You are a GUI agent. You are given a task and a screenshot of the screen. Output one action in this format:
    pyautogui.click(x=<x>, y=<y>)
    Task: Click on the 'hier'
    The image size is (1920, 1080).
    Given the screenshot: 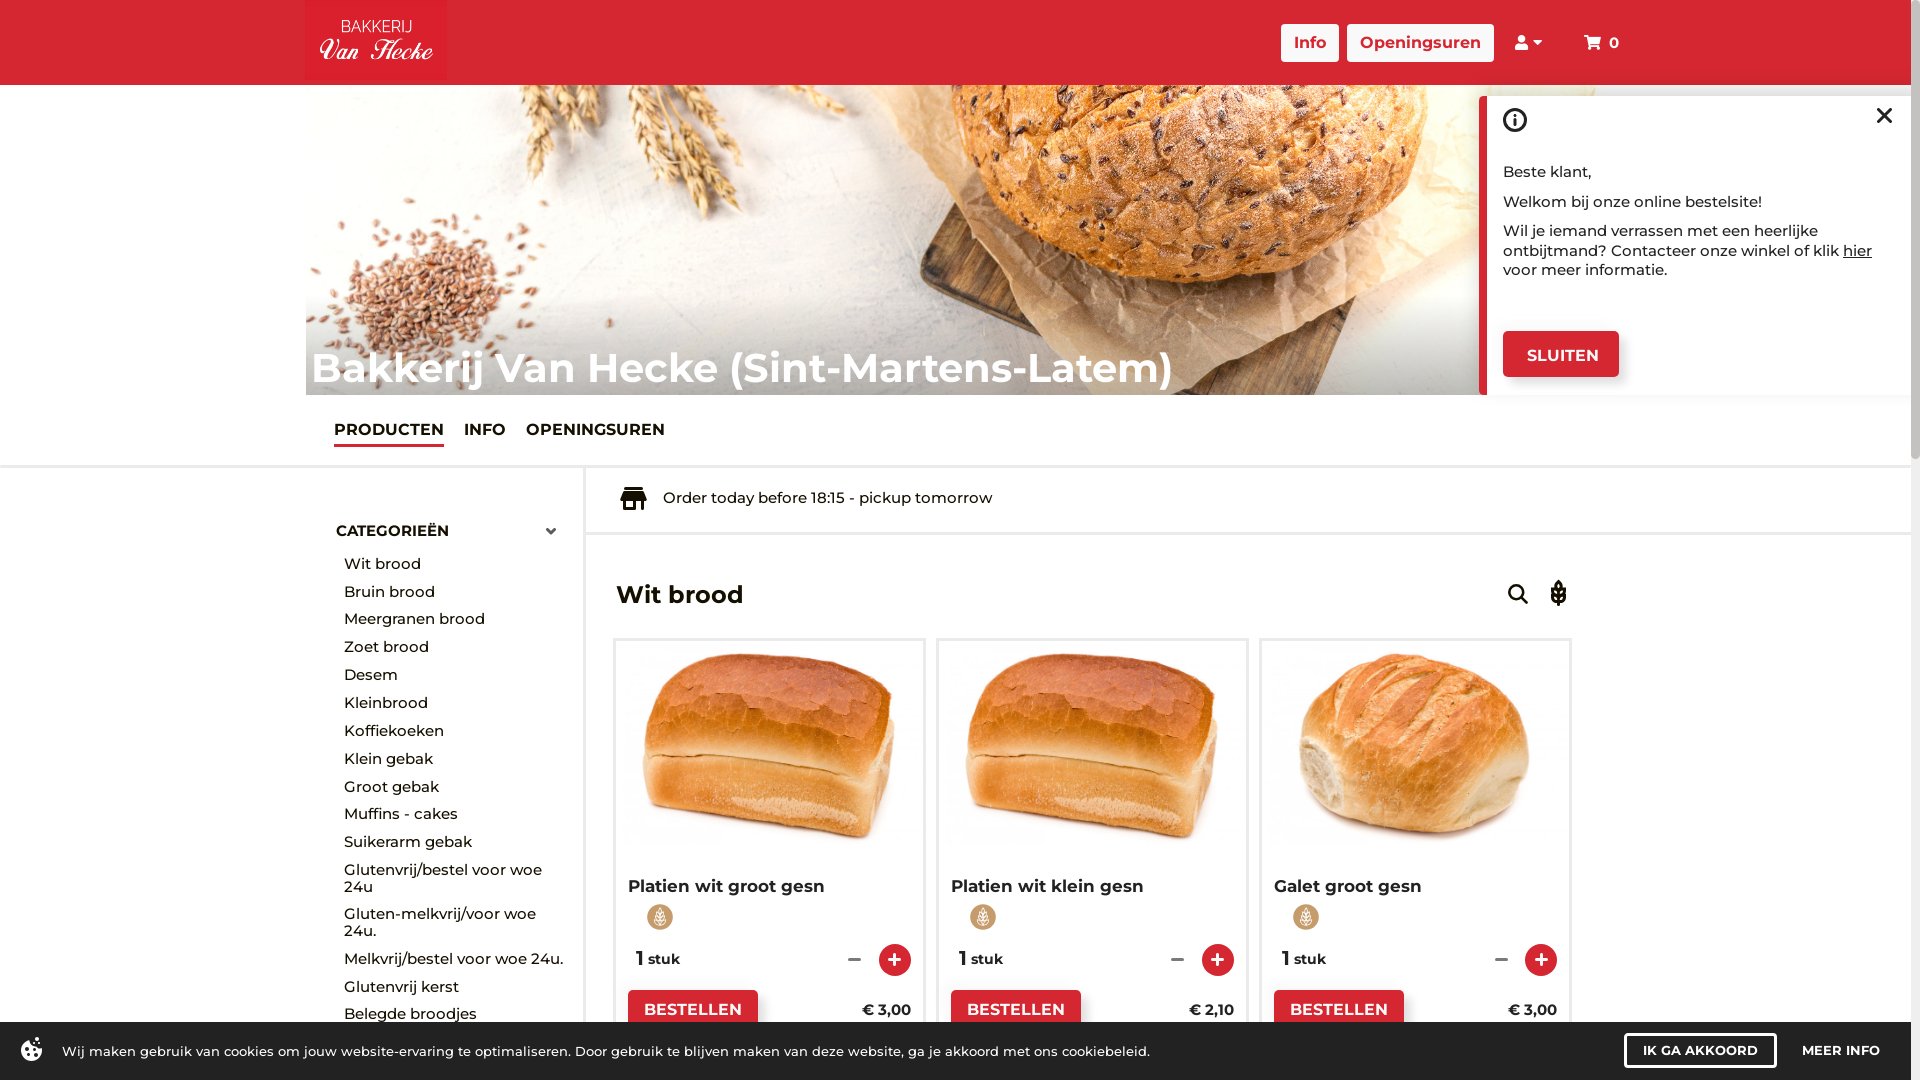 What is the action you would take?
    pyautogui.click(x=1856, y=248)
    